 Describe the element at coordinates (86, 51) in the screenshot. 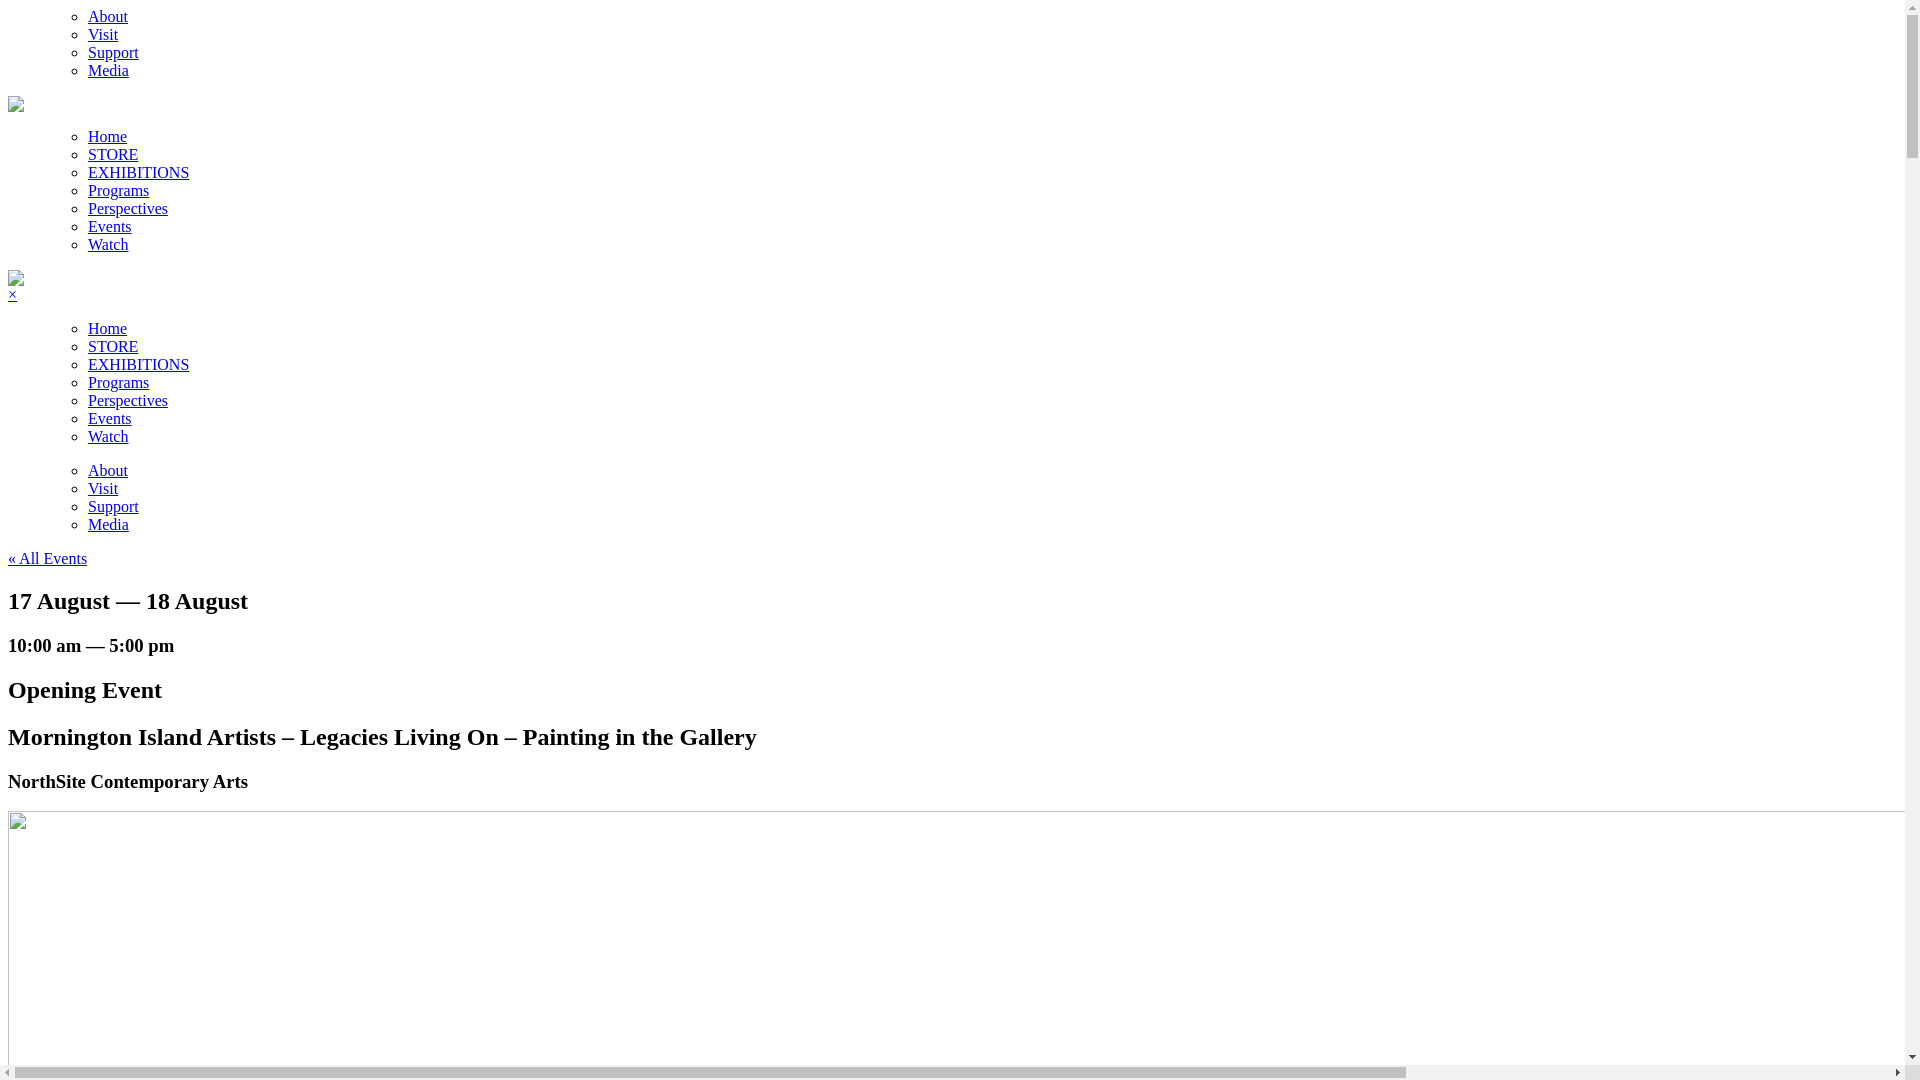

I see `'Support'` at that location.